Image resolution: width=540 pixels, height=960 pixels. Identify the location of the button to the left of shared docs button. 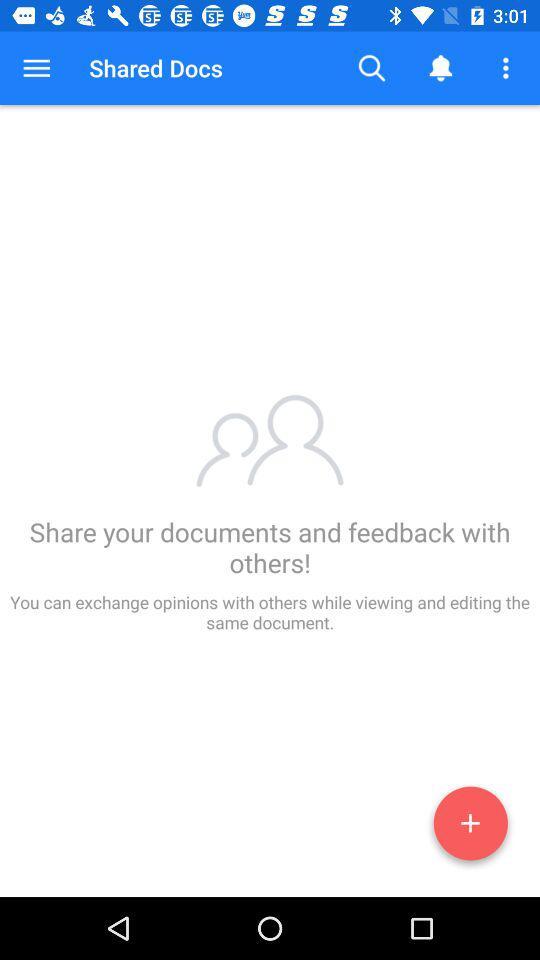
(36, 68).